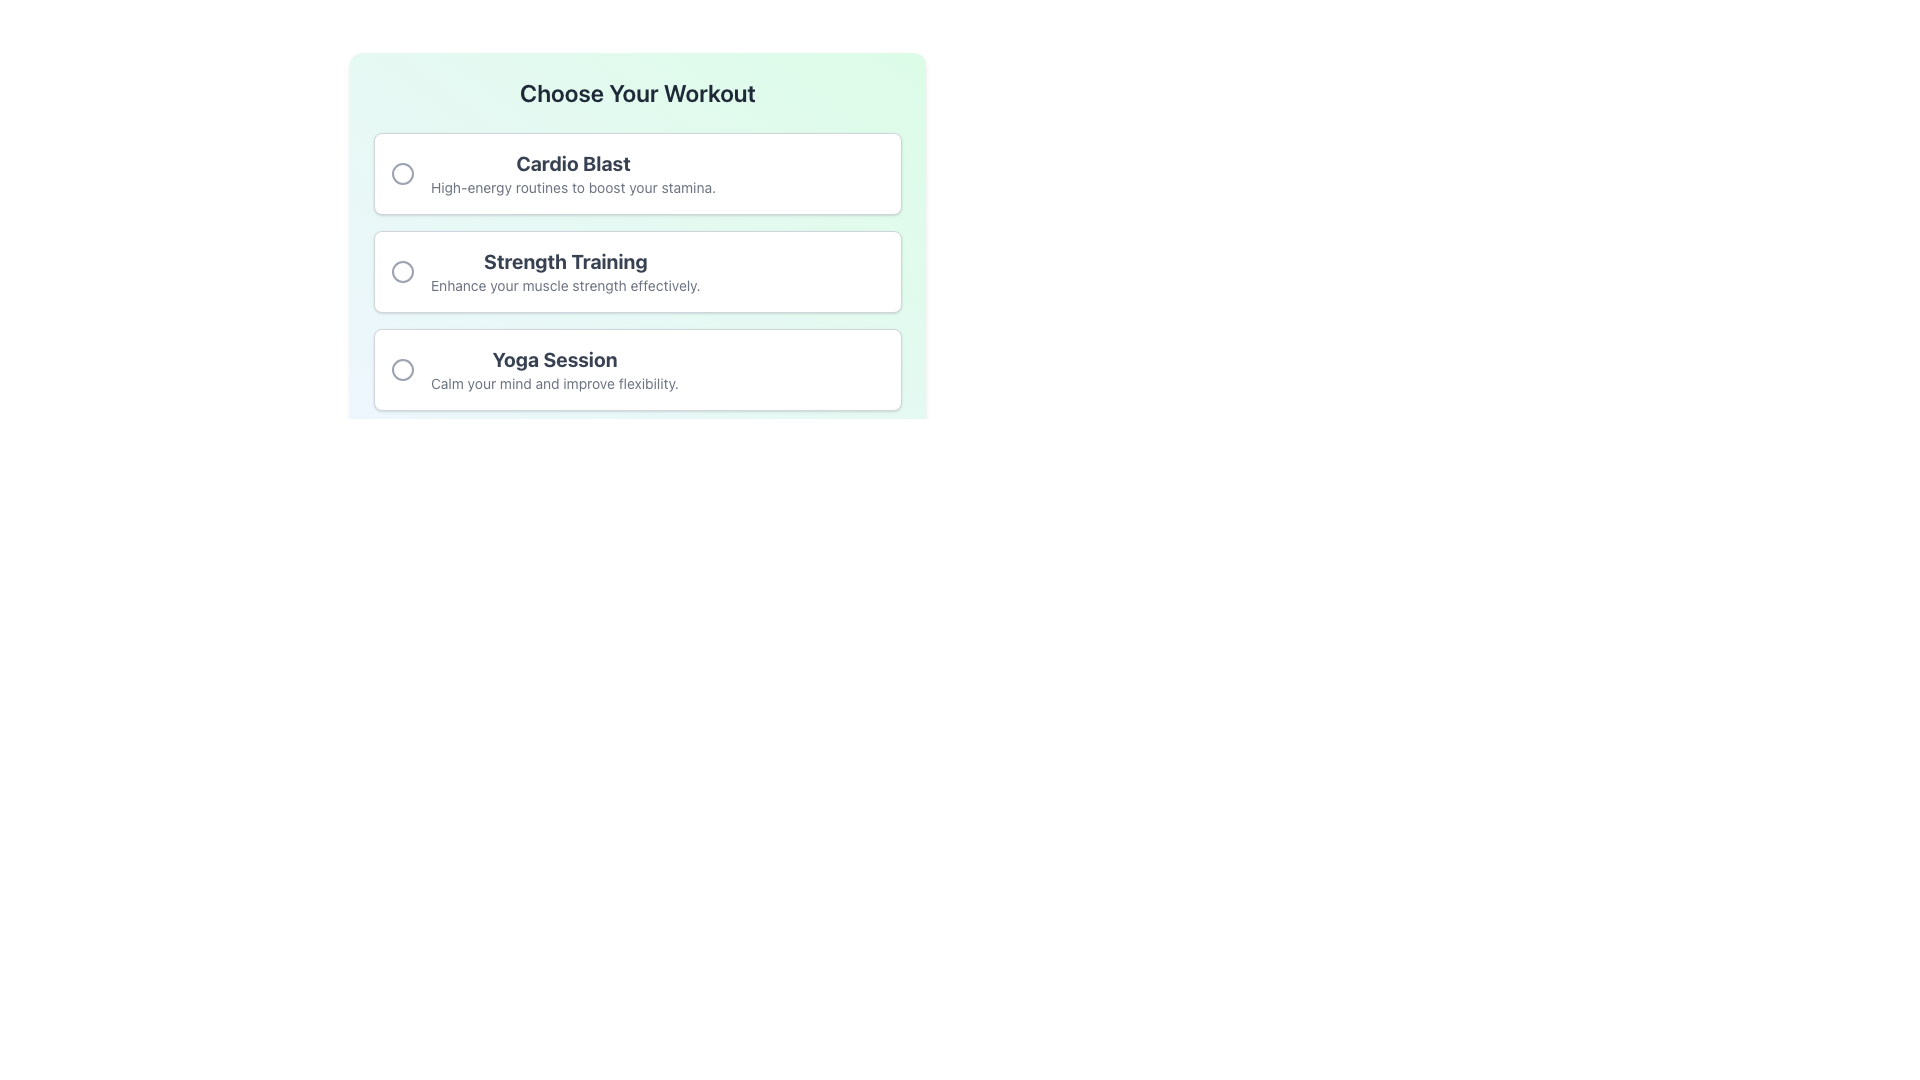 This screenshot has width=1920, height=1080. Describe the element at coordinates (402, 172) in the screenshot. I see `the circular outline of the Radio button indicator for the 'Cardio Blast' option to trigger any highlighting effects` at that location.